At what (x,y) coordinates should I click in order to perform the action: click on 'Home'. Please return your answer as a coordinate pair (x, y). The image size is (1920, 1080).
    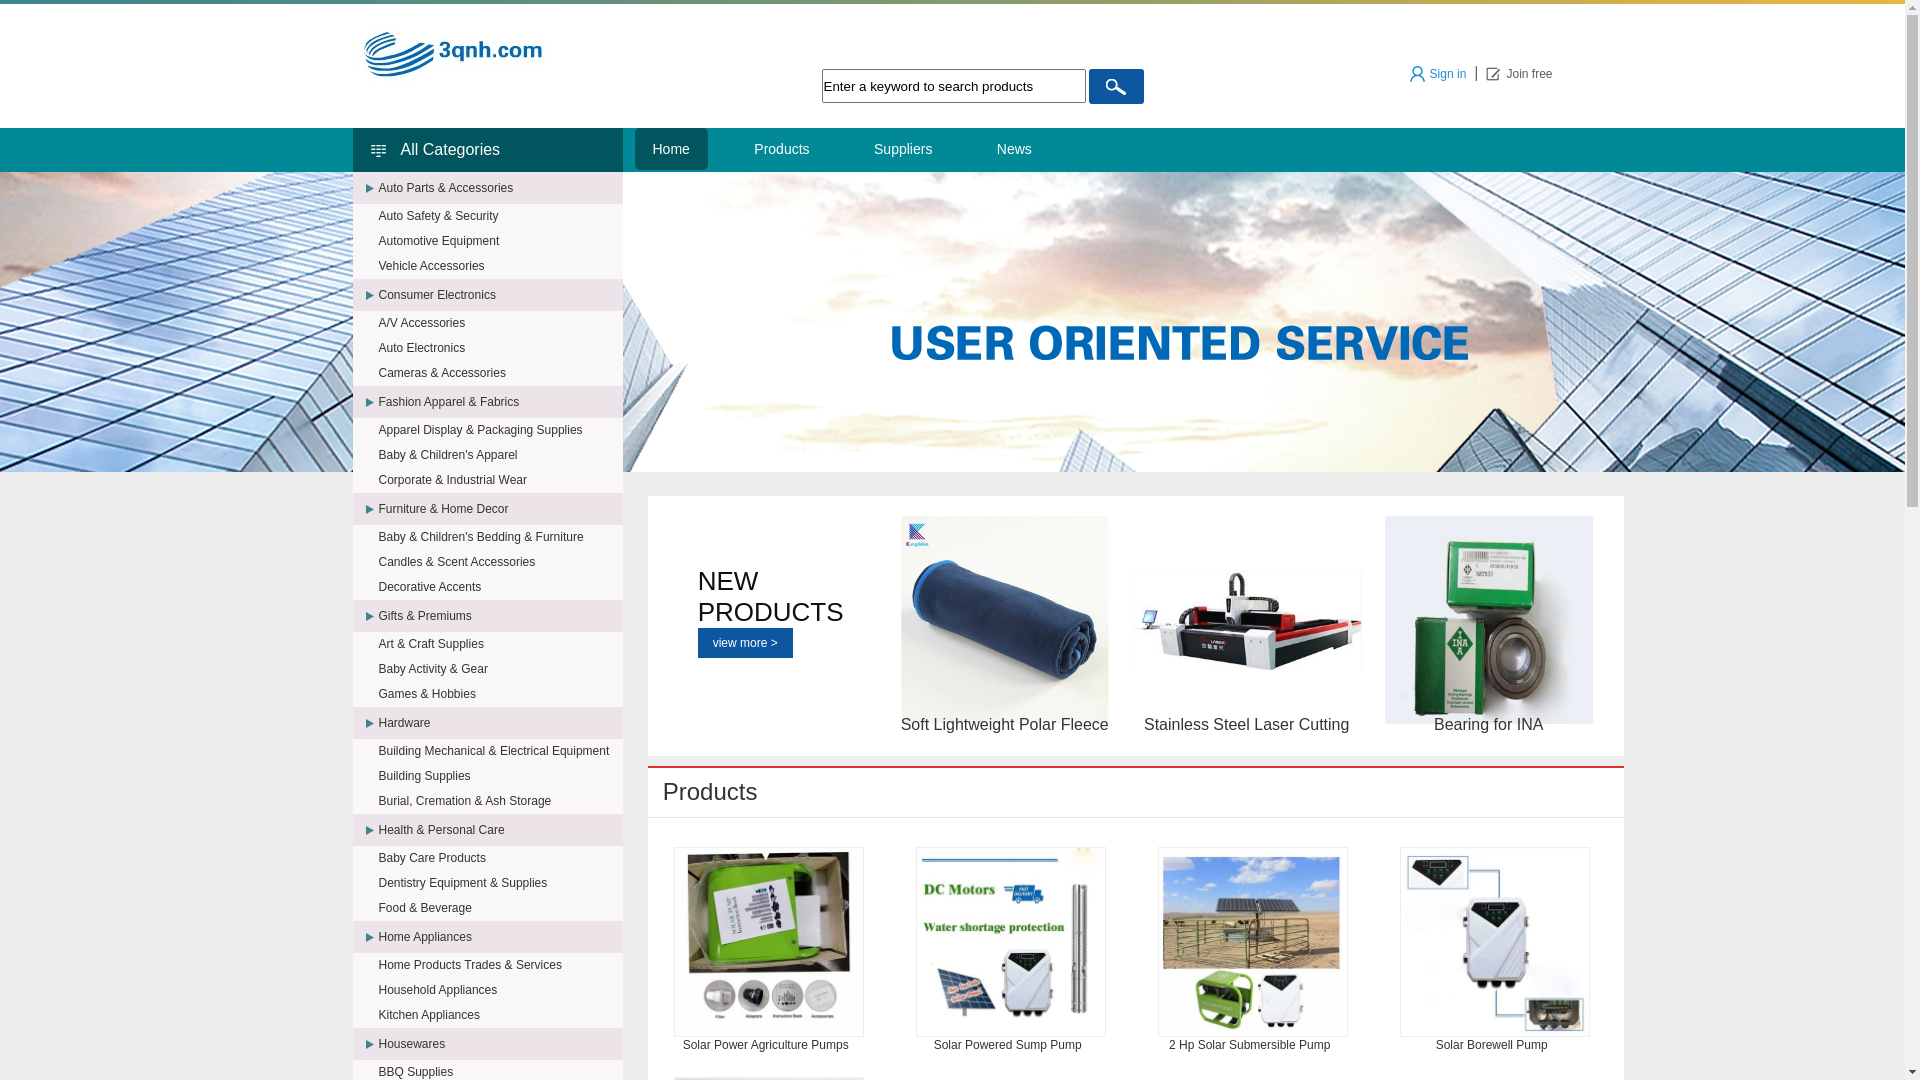
    Looking at the image, I should click on (670, 148).